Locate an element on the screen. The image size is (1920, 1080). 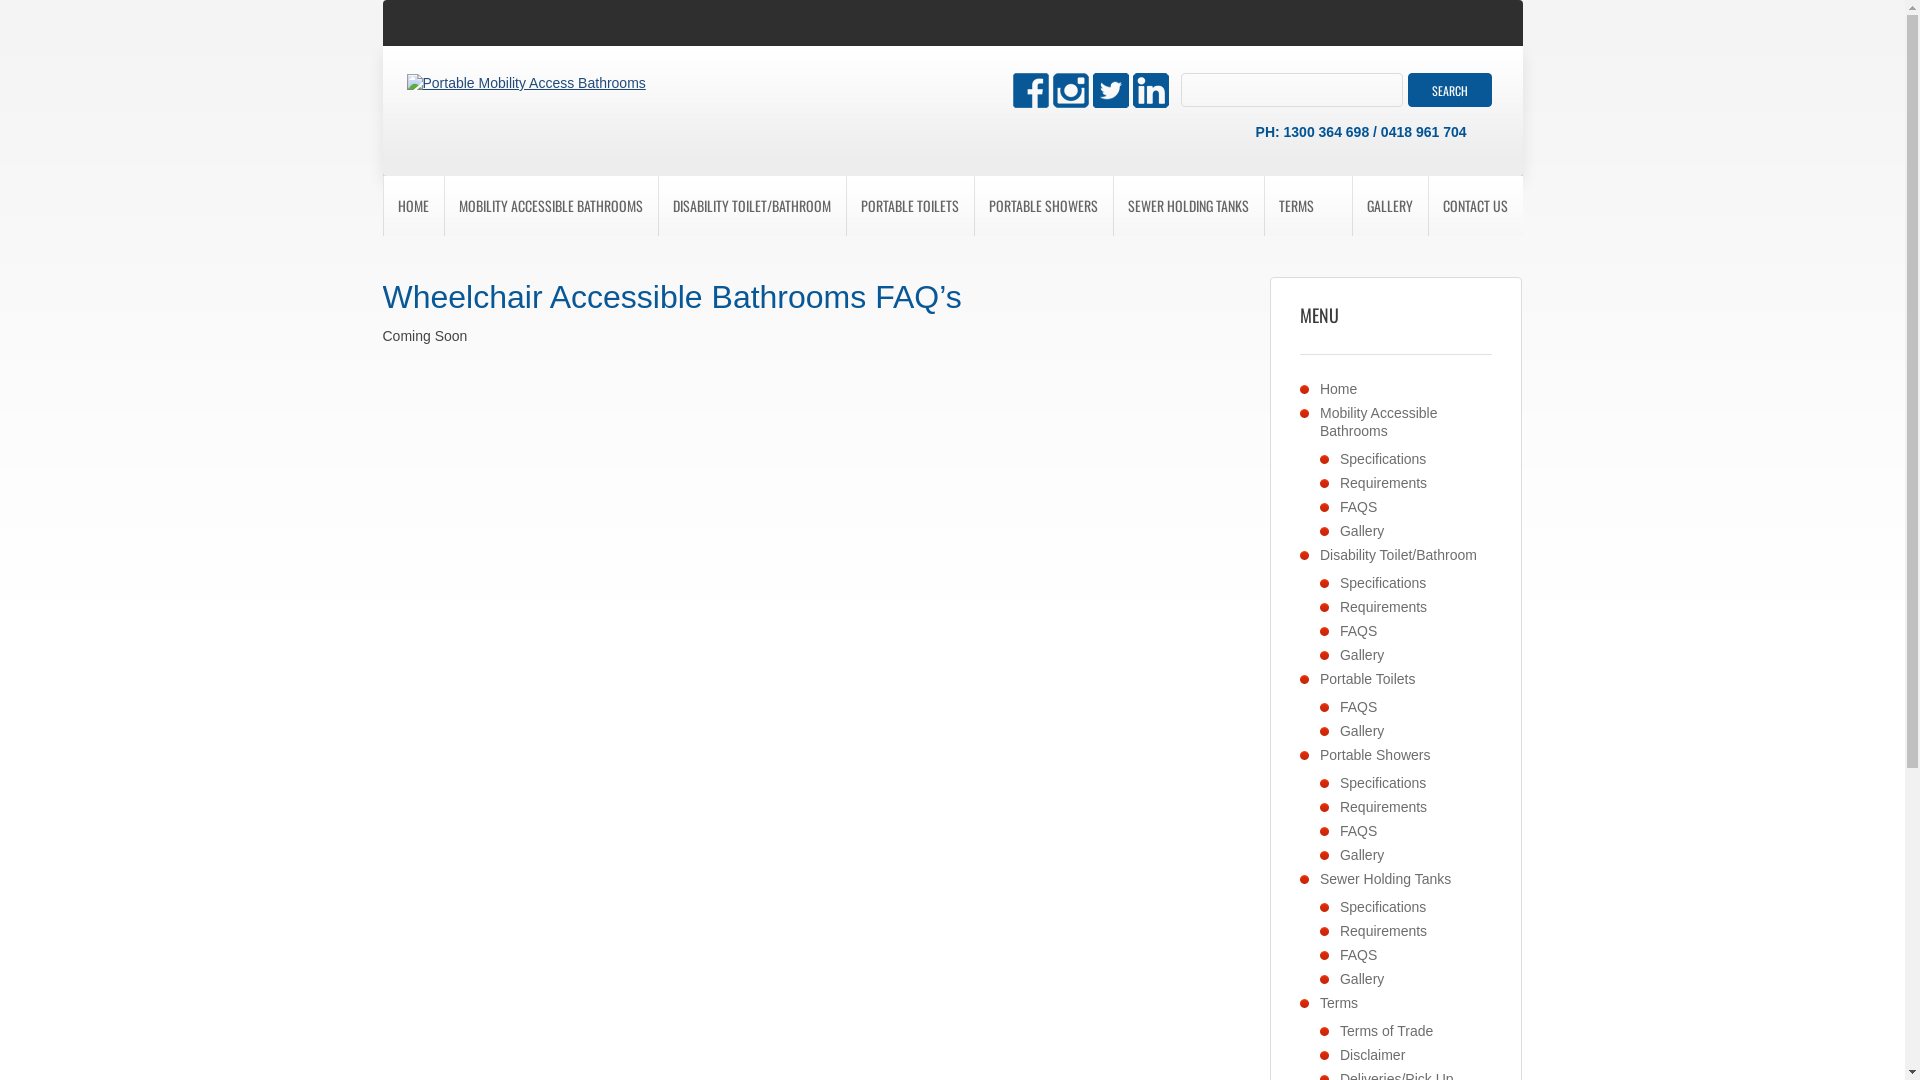
'Terms' is located at coordinates (1339, 1002).